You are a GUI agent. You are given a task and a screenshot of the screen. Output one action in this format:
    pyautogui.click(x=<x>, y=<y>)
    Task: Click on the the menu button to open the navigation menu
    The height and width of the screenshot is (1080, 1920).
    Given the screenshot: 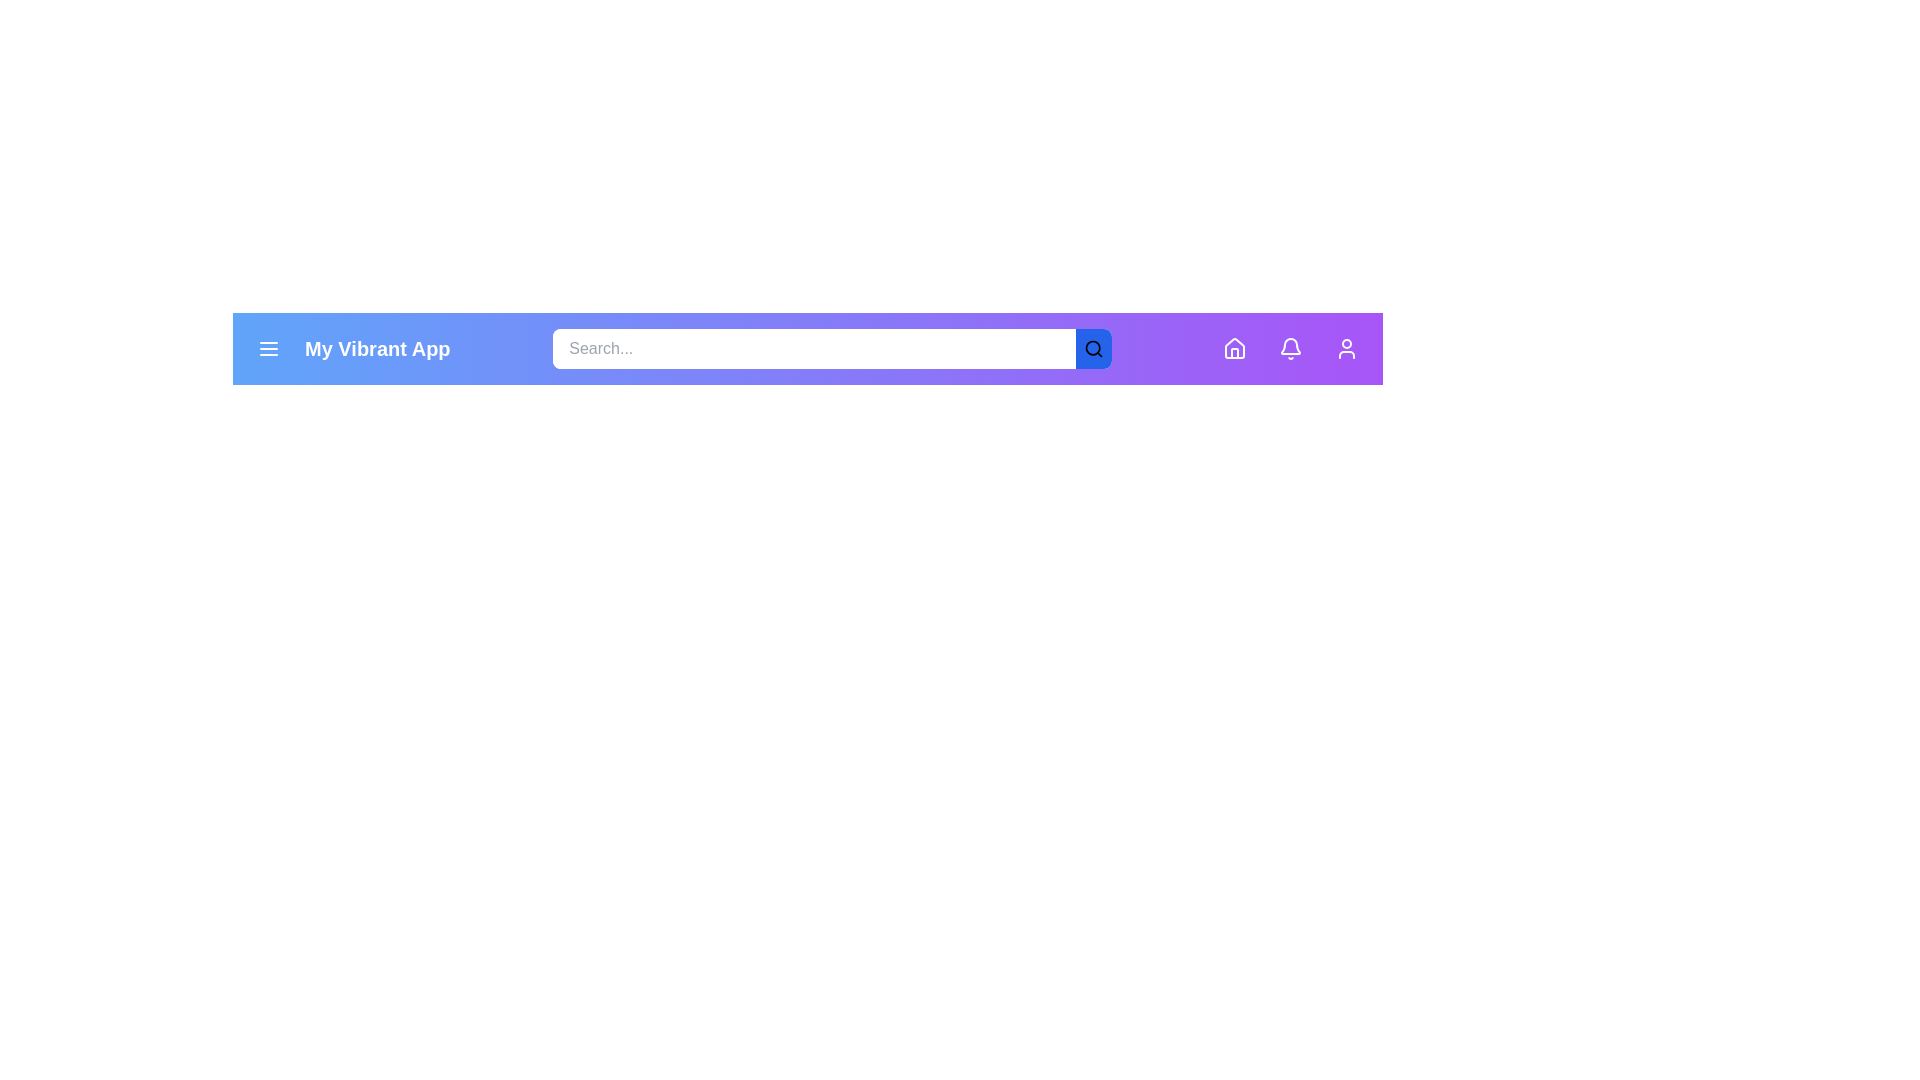 What is the action you would take?
    pyautogui.click(x=267, y=347)
    